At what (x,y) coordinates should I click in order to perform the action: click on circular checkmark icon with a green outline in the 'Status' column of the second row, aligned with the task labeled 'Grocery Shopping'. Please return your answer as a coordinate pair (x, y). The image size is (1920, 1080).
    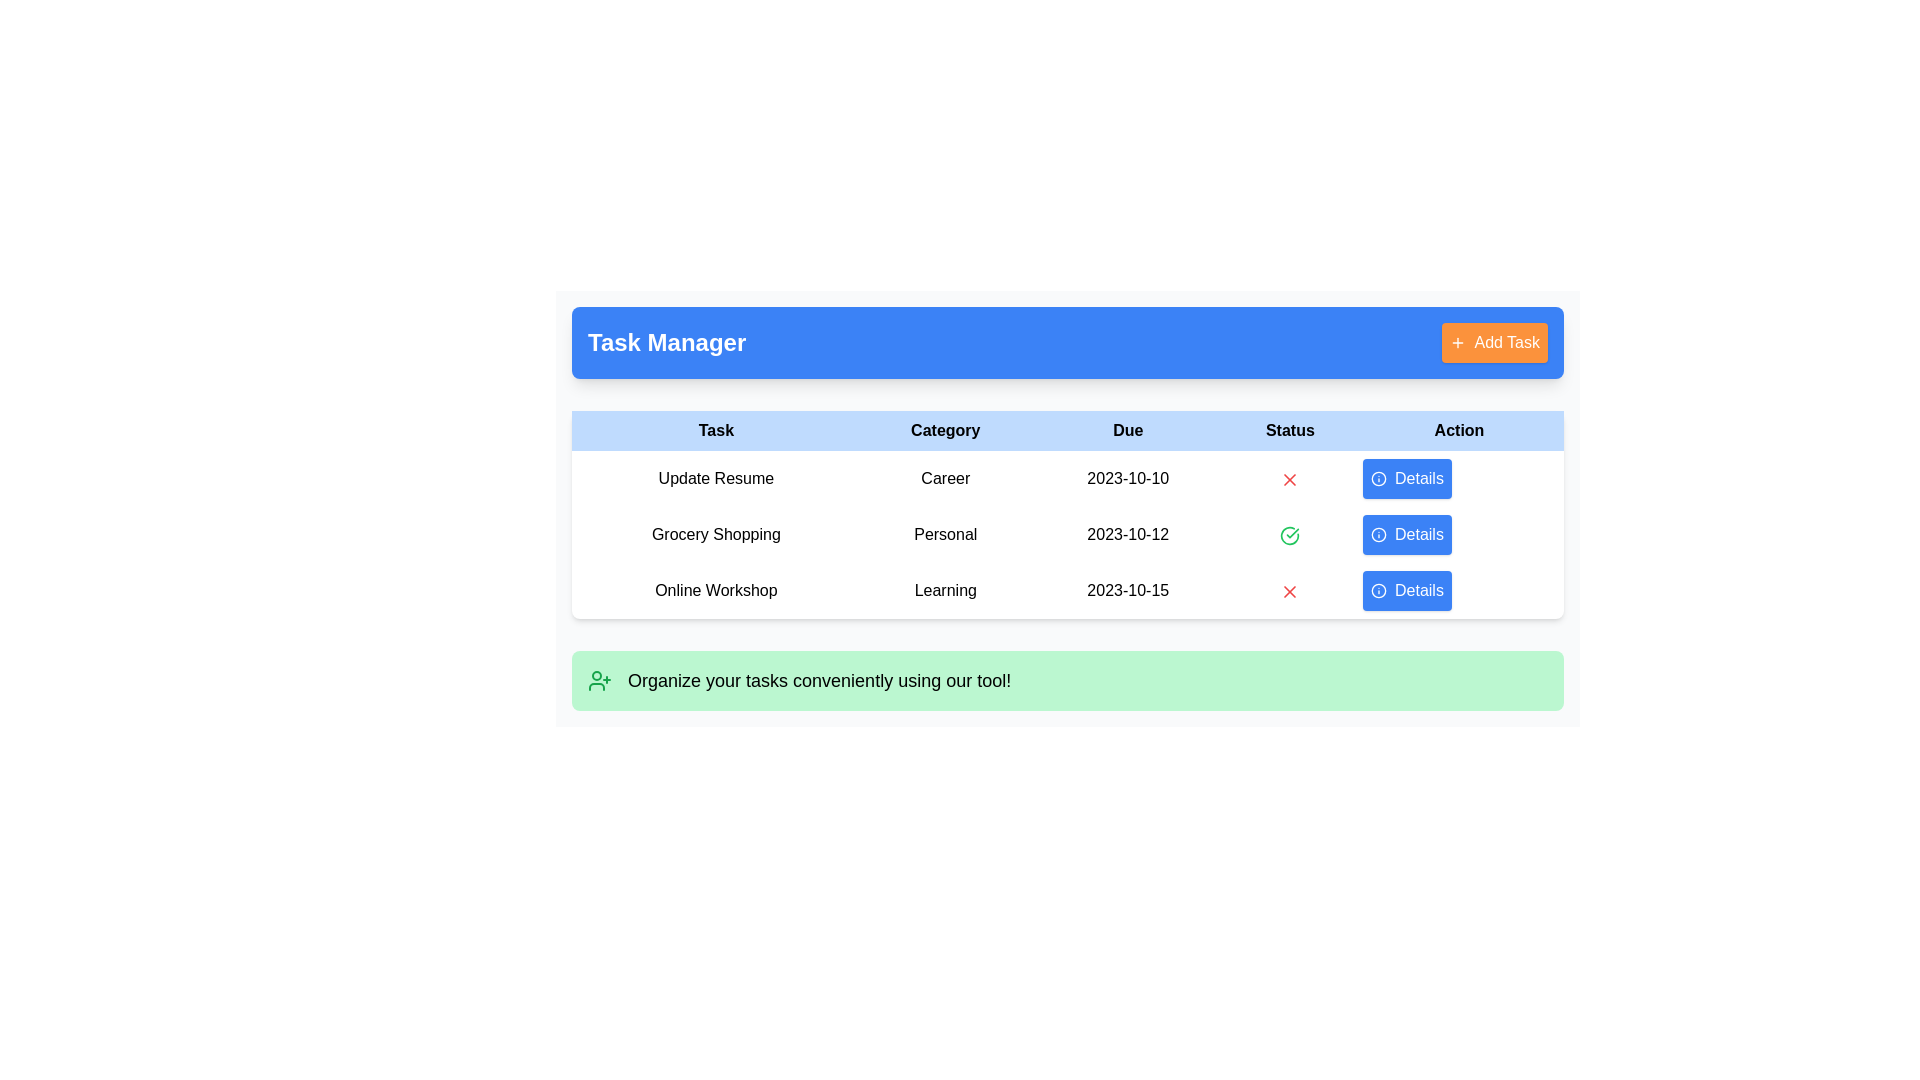
    Looking at the image, I should click on (1290, 534).